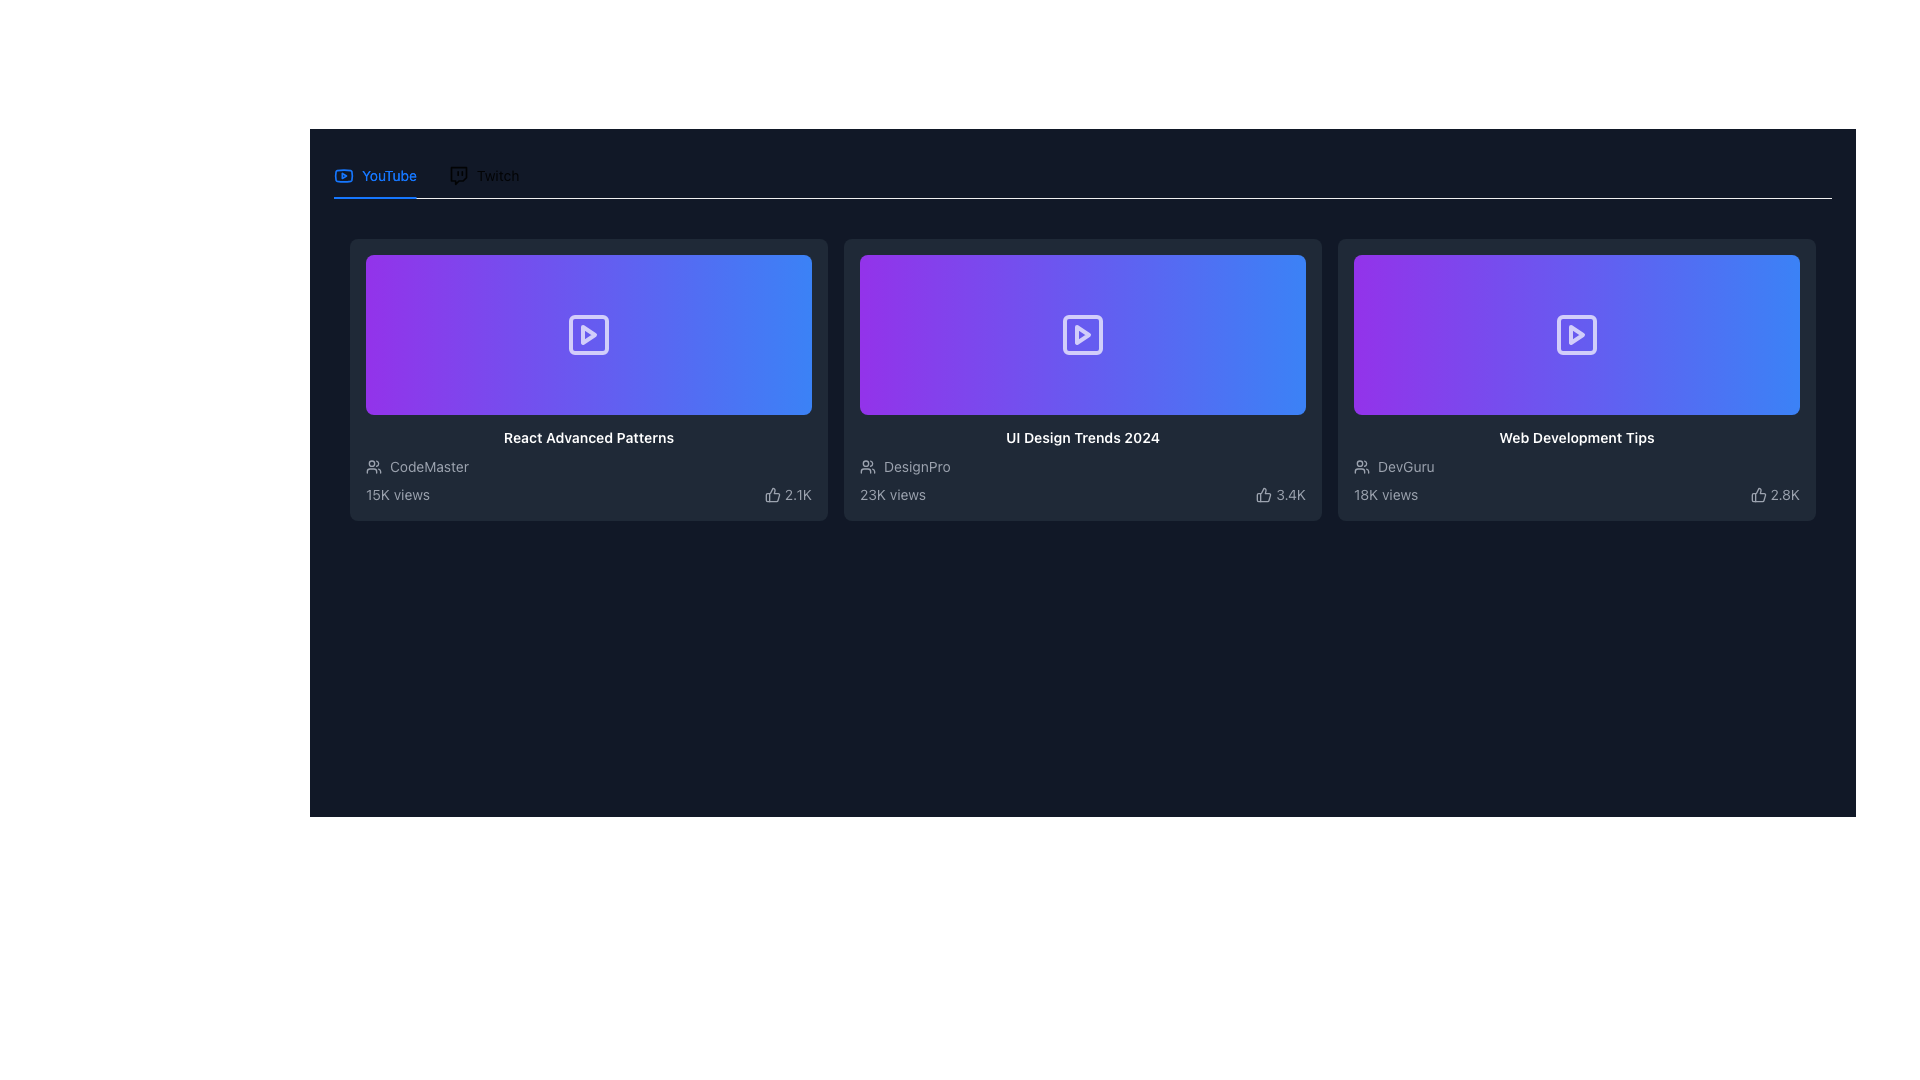  I want to click on numerical indicator text representing the count of positive reactions, located to the right of the thumbs-up icon on the third card in a group of three cards, so click(1785, 494).